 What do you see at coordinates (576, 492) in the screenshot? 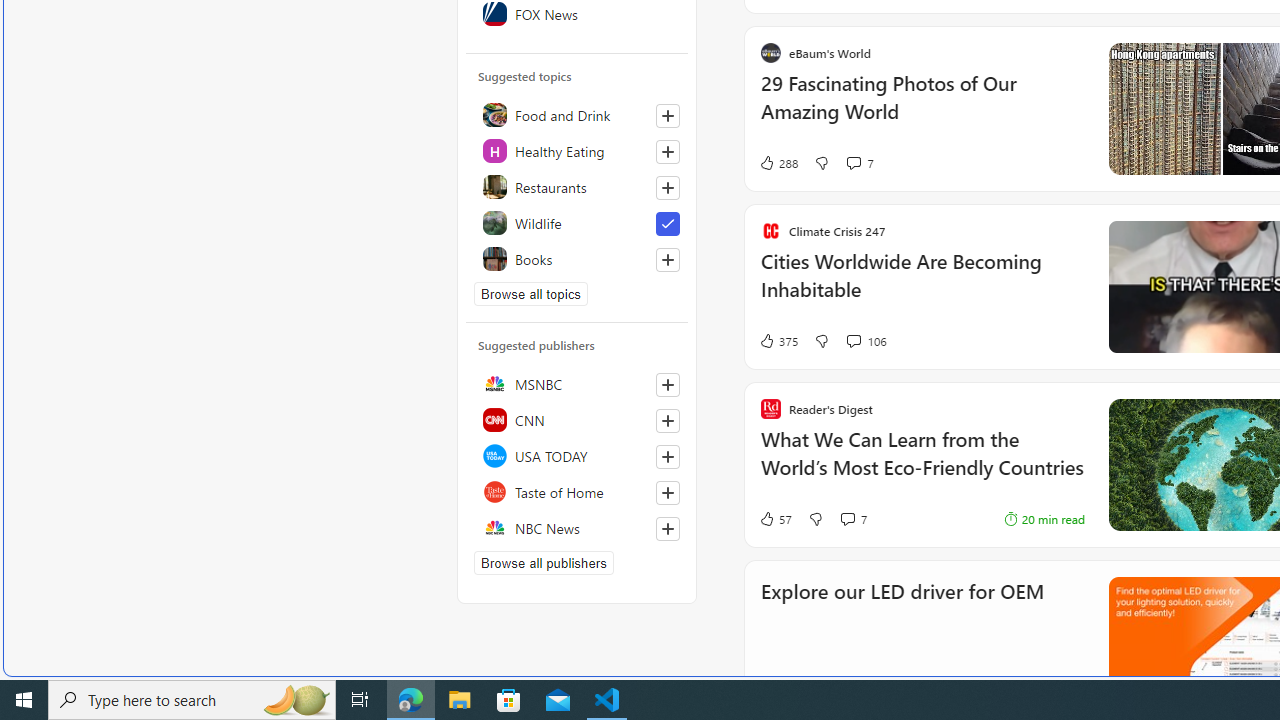
I see `'Taste of Home'` at bounding box center [576, 492].